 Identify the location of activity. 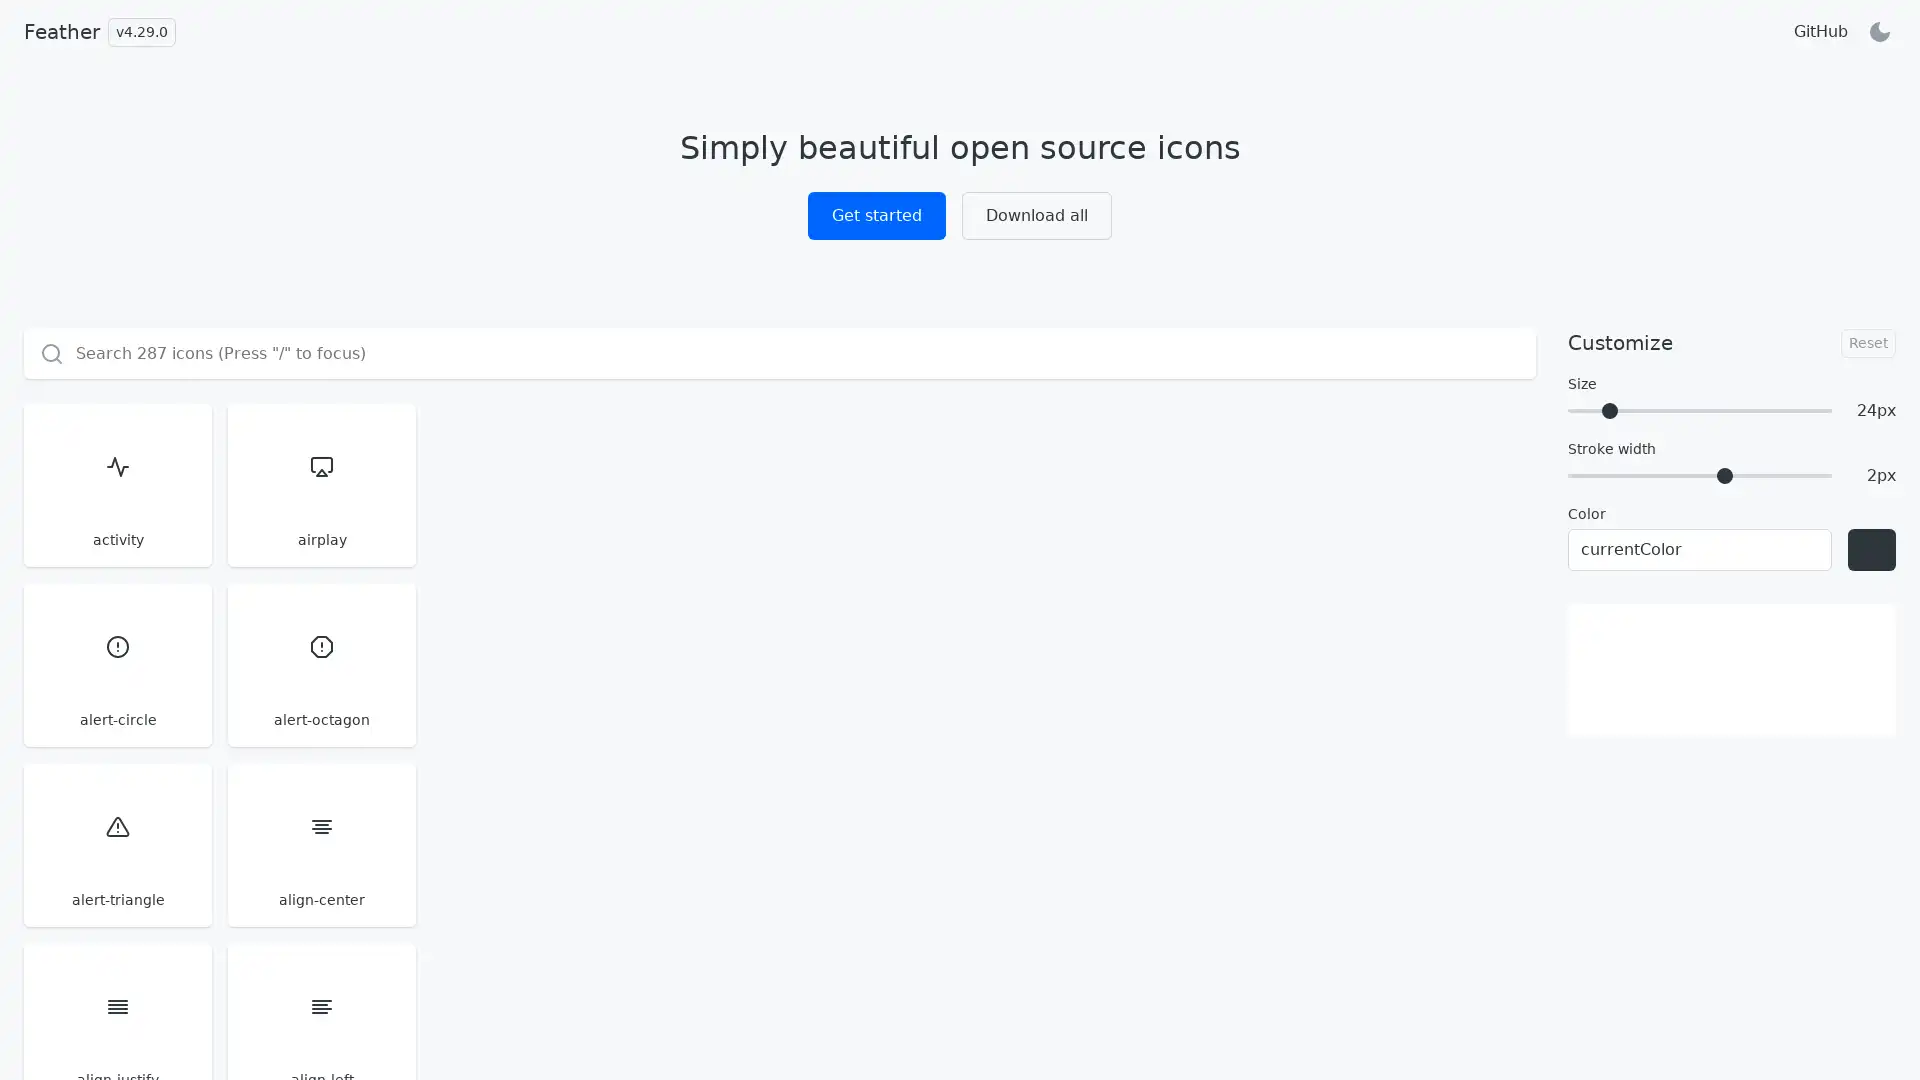
(99, 485).